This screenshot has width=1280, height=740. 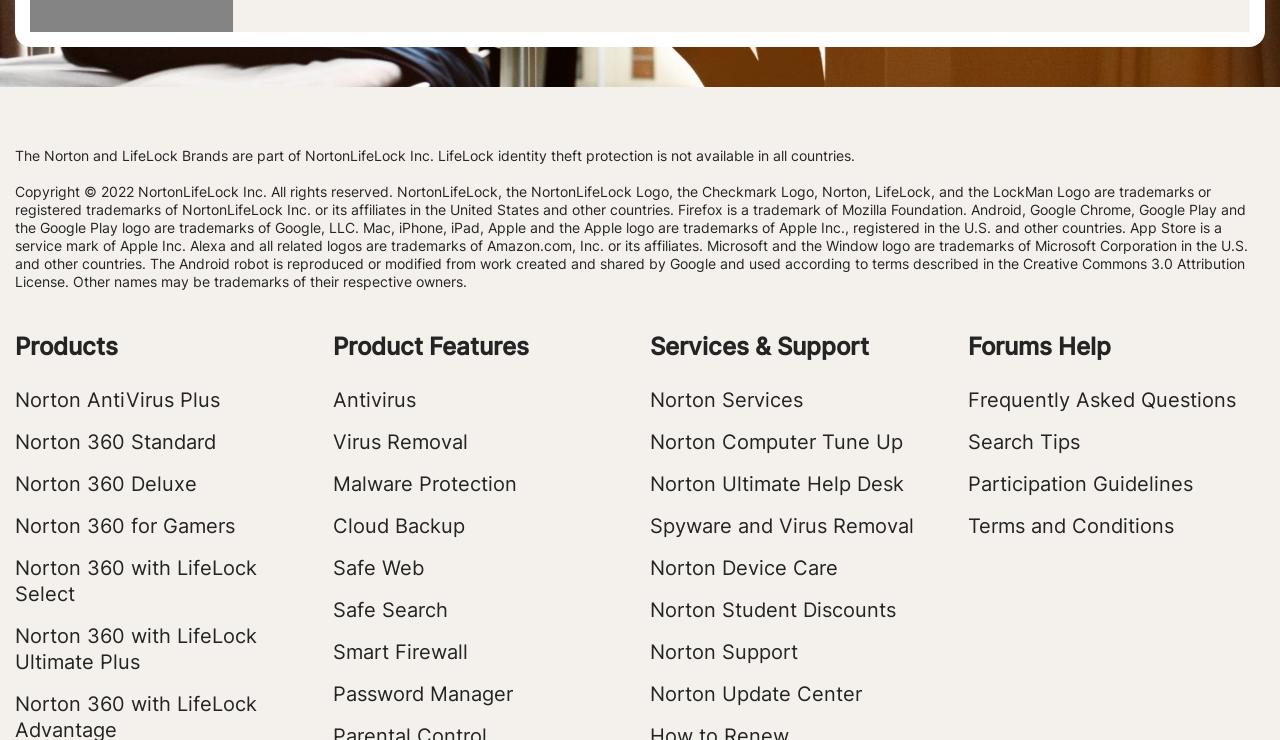 I want to click on 'Cloud Backup', so click(x=397, y=525).